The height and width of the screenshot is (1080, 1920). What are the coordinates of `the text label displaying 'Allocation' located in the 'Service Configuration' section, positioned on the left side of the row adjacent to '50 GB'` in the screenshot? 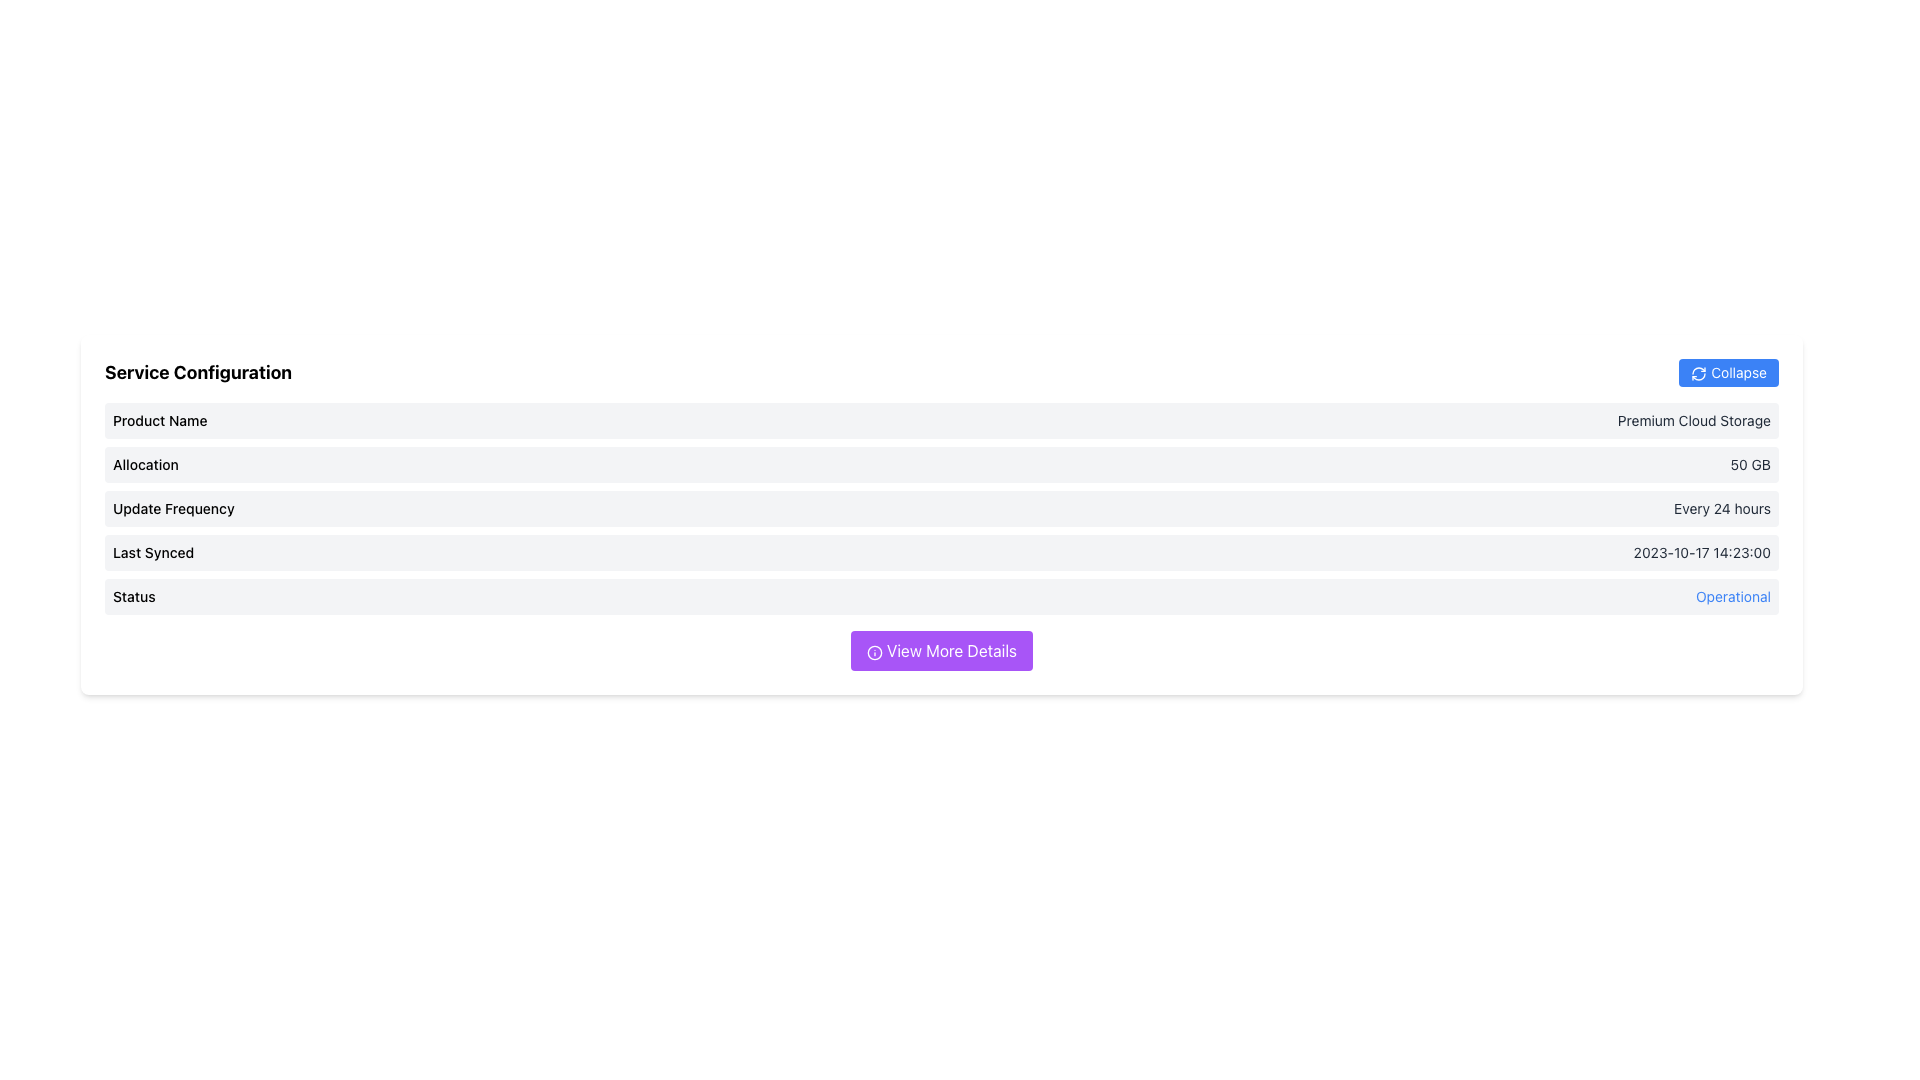 It's located at (144, 465).